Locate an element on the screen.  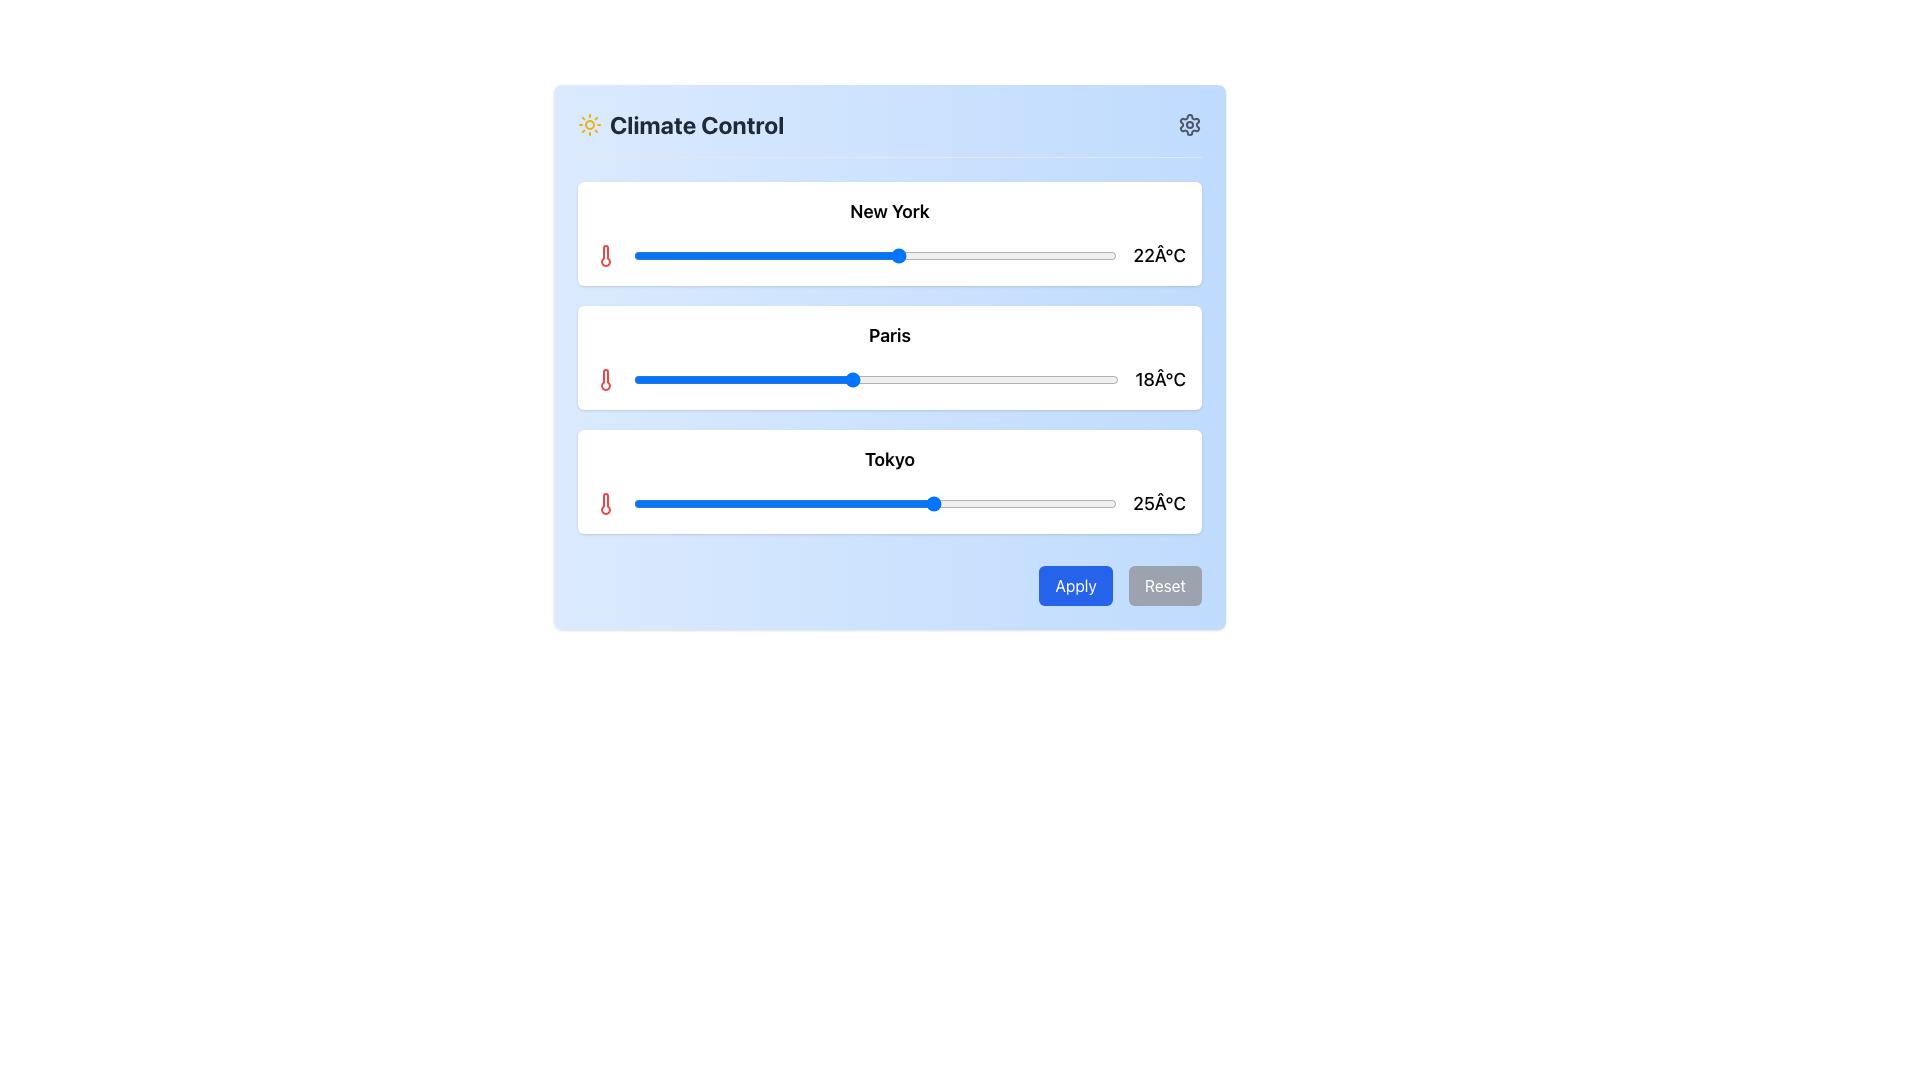
the Paris temperature slider is located at coordinates (1057, 380).